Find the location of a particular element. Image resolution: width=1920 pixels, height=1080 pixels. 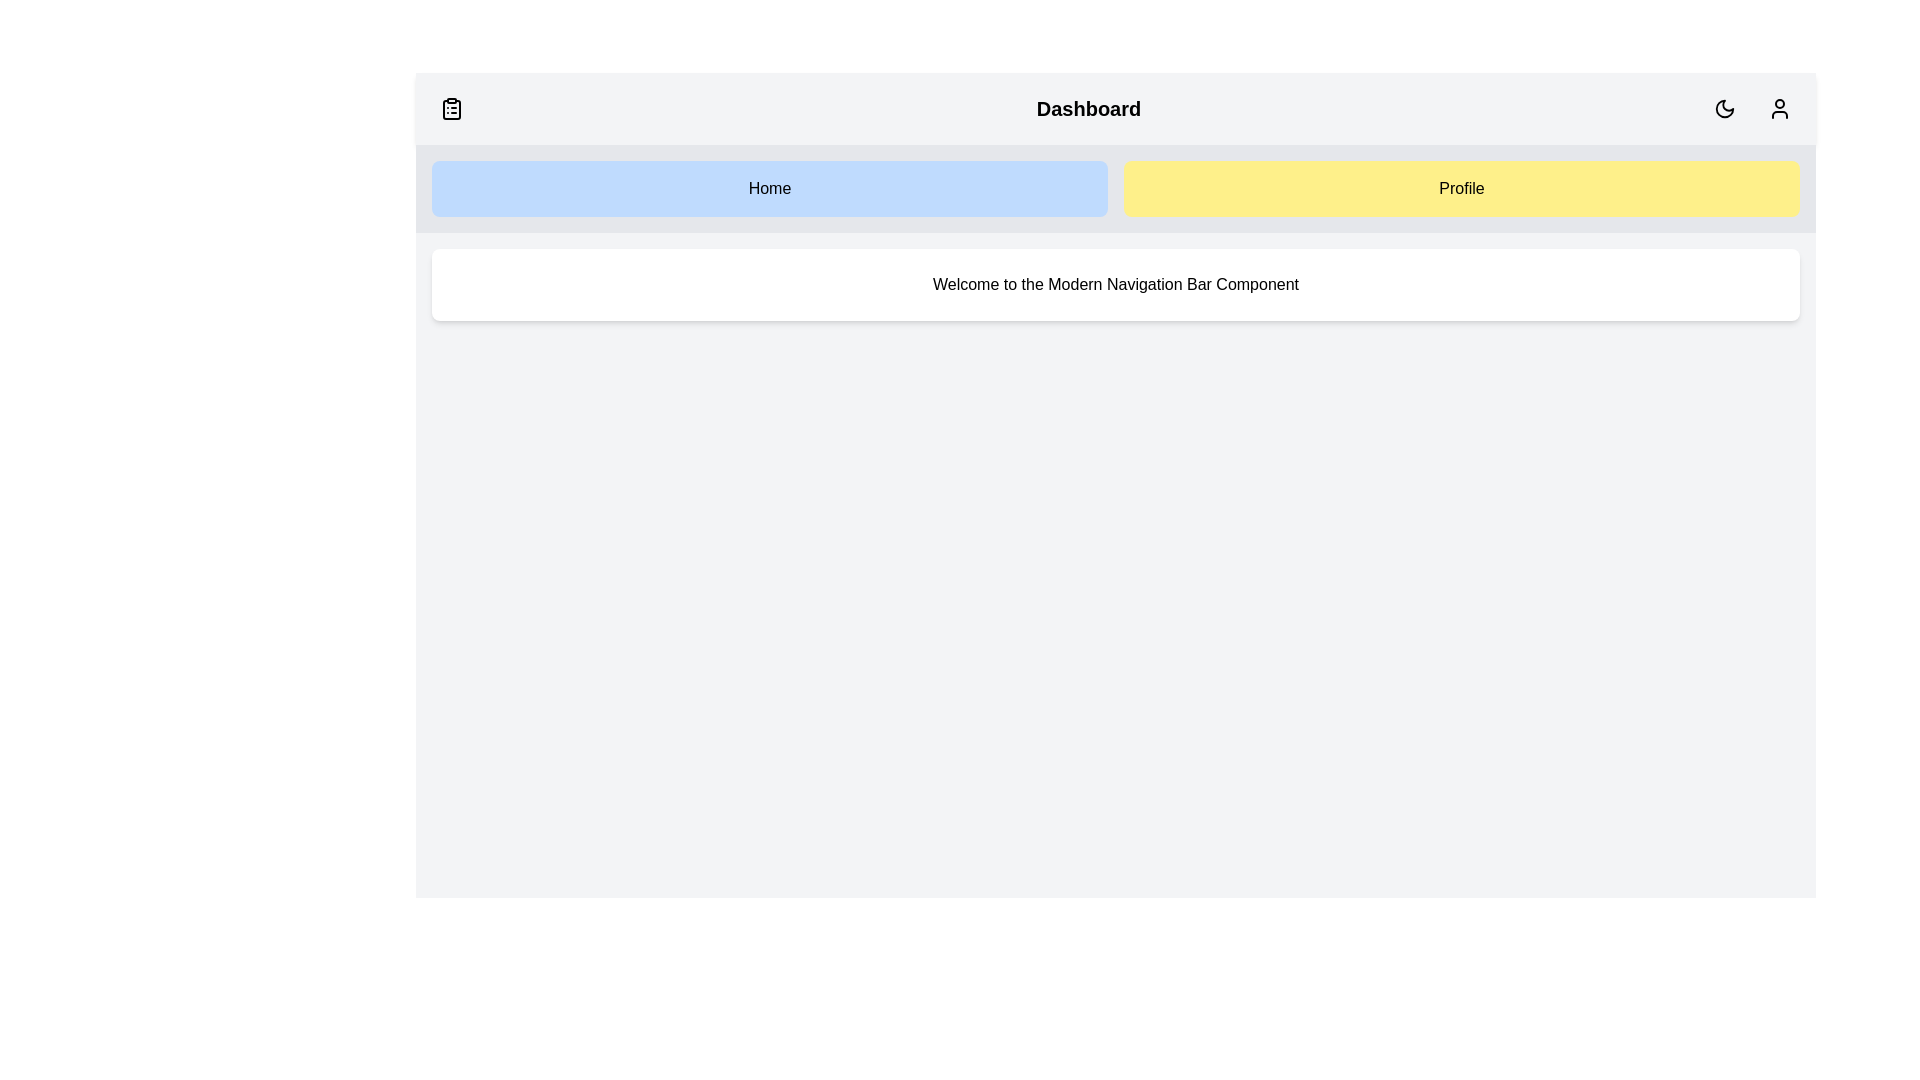

the menu button to toggle the menu visibility is located at coordinates (450, 108).